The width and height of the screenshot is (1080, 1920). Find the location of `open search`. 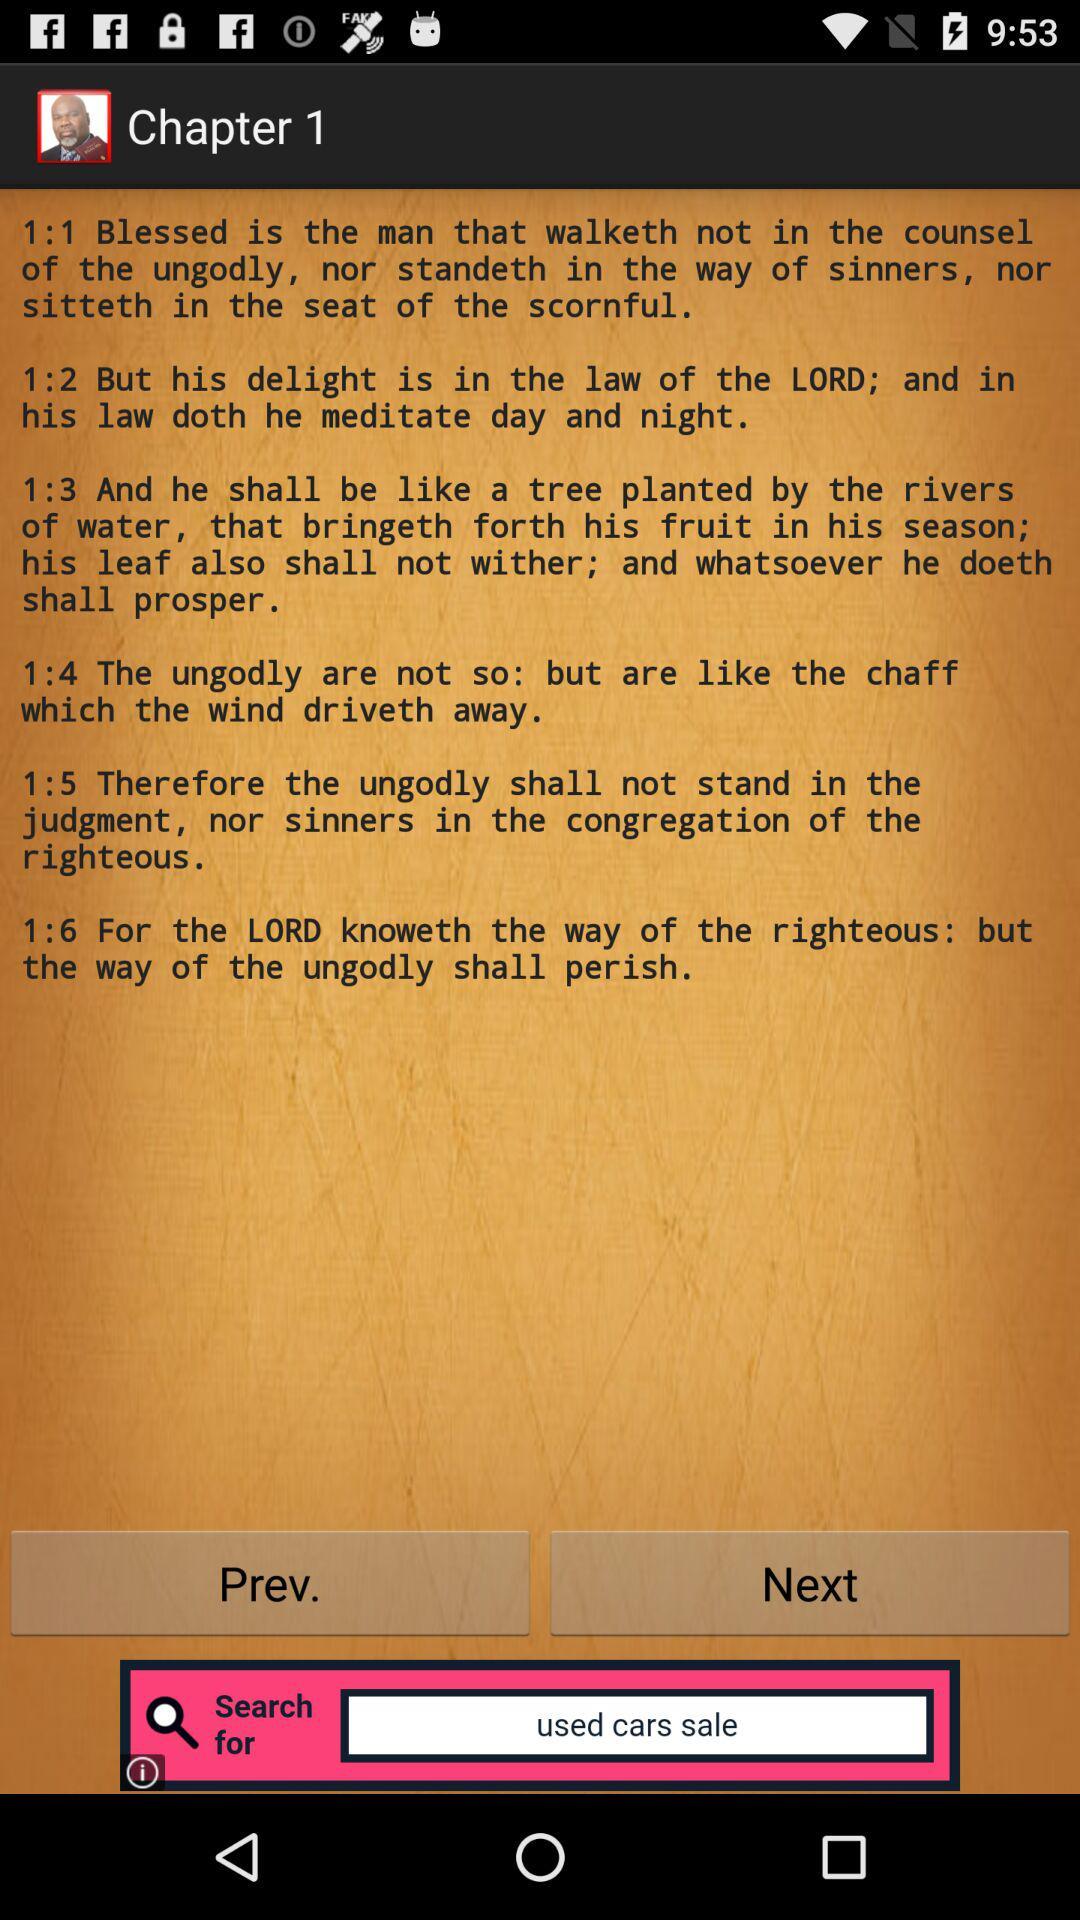

open search is located at coordinates (540, 1724).